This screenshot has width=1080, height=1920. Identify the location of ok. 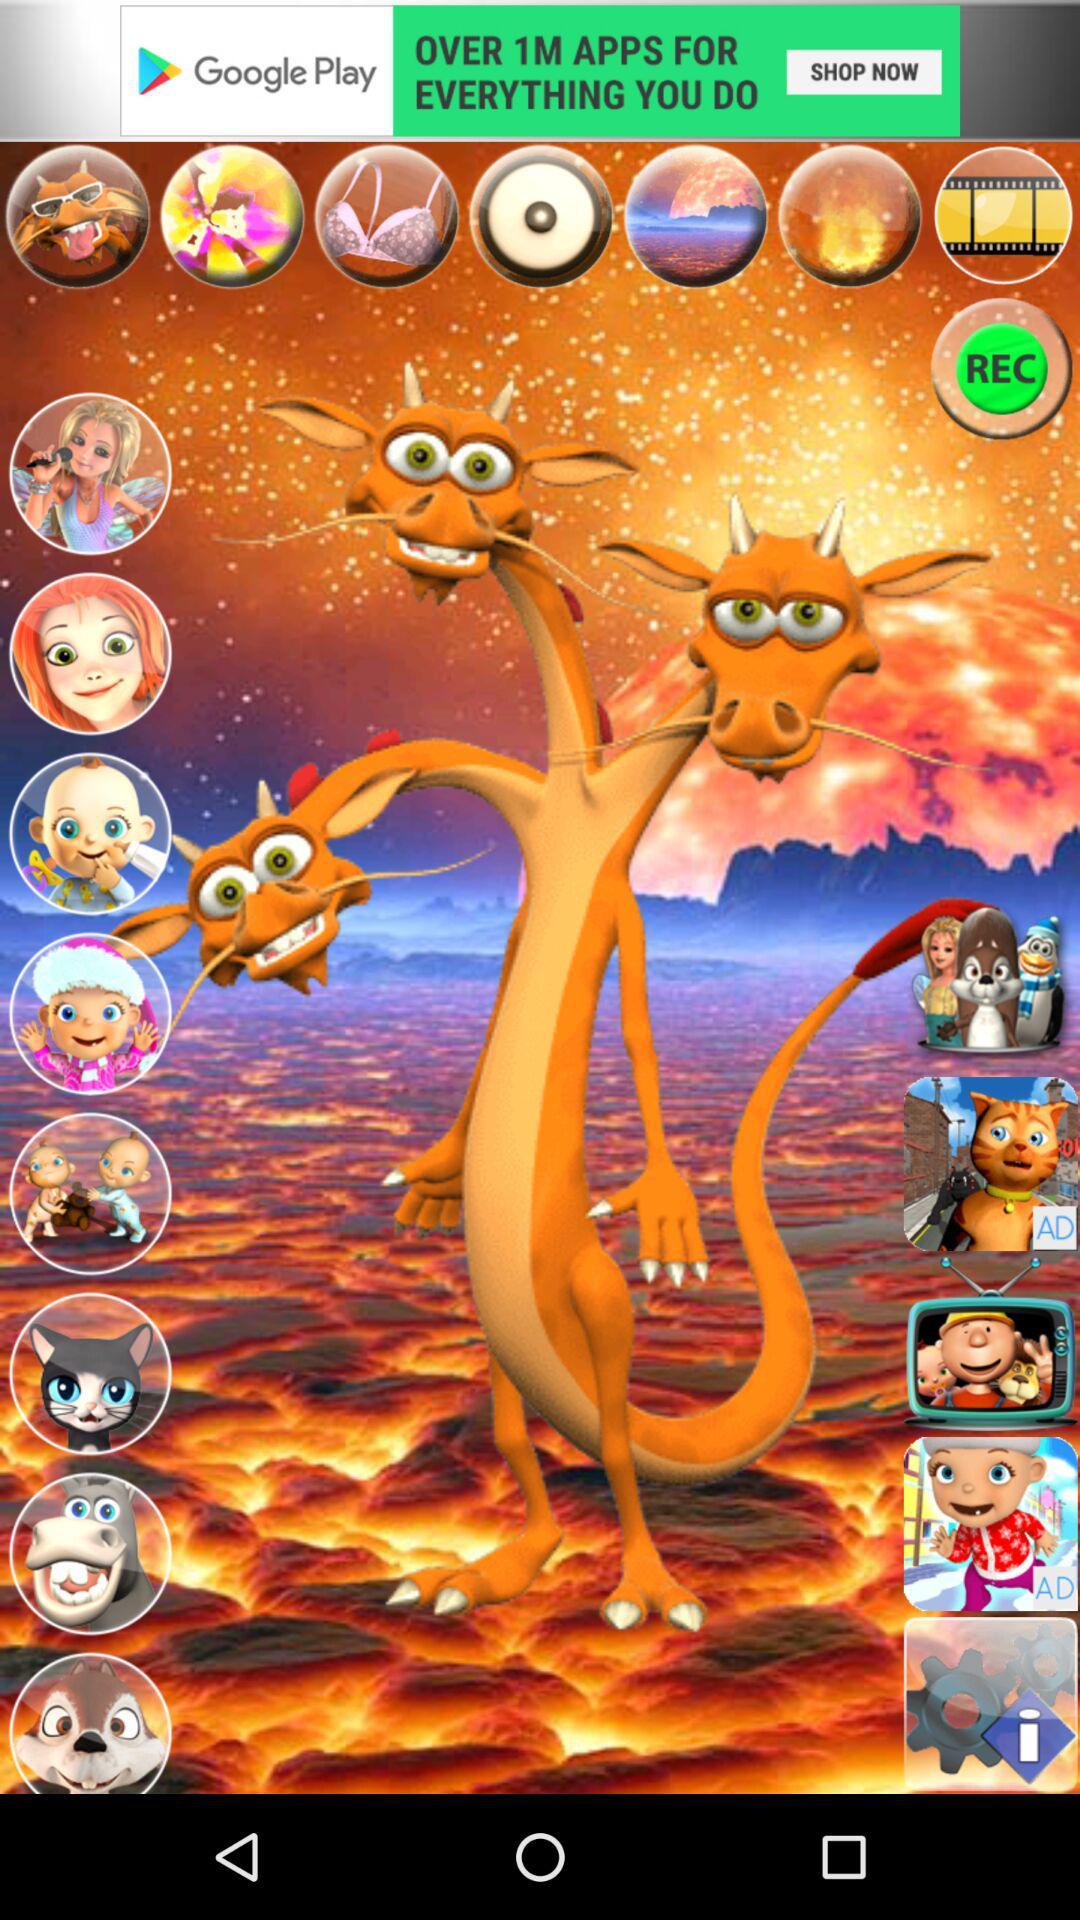
(990, 1344).